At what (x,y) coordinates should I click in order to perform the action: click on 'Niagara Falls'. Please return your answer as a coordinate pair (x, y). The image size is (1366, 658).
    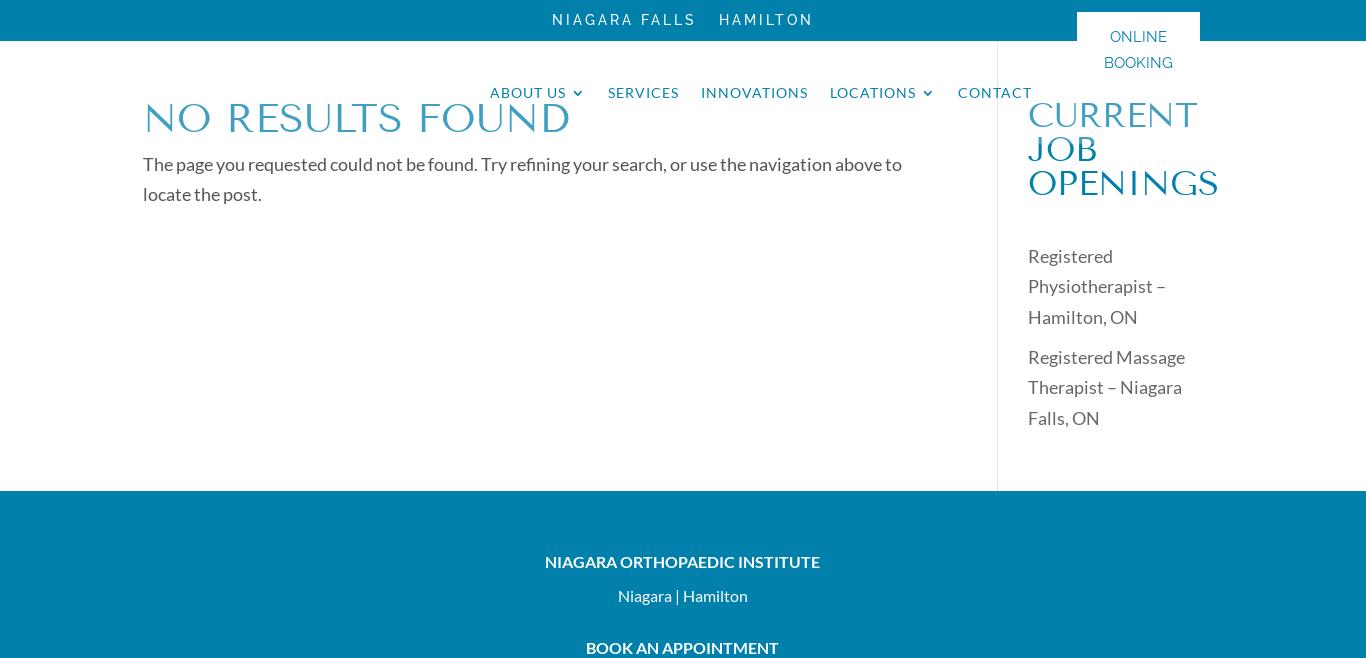
    Looking at the image, I should click on (623, 20).